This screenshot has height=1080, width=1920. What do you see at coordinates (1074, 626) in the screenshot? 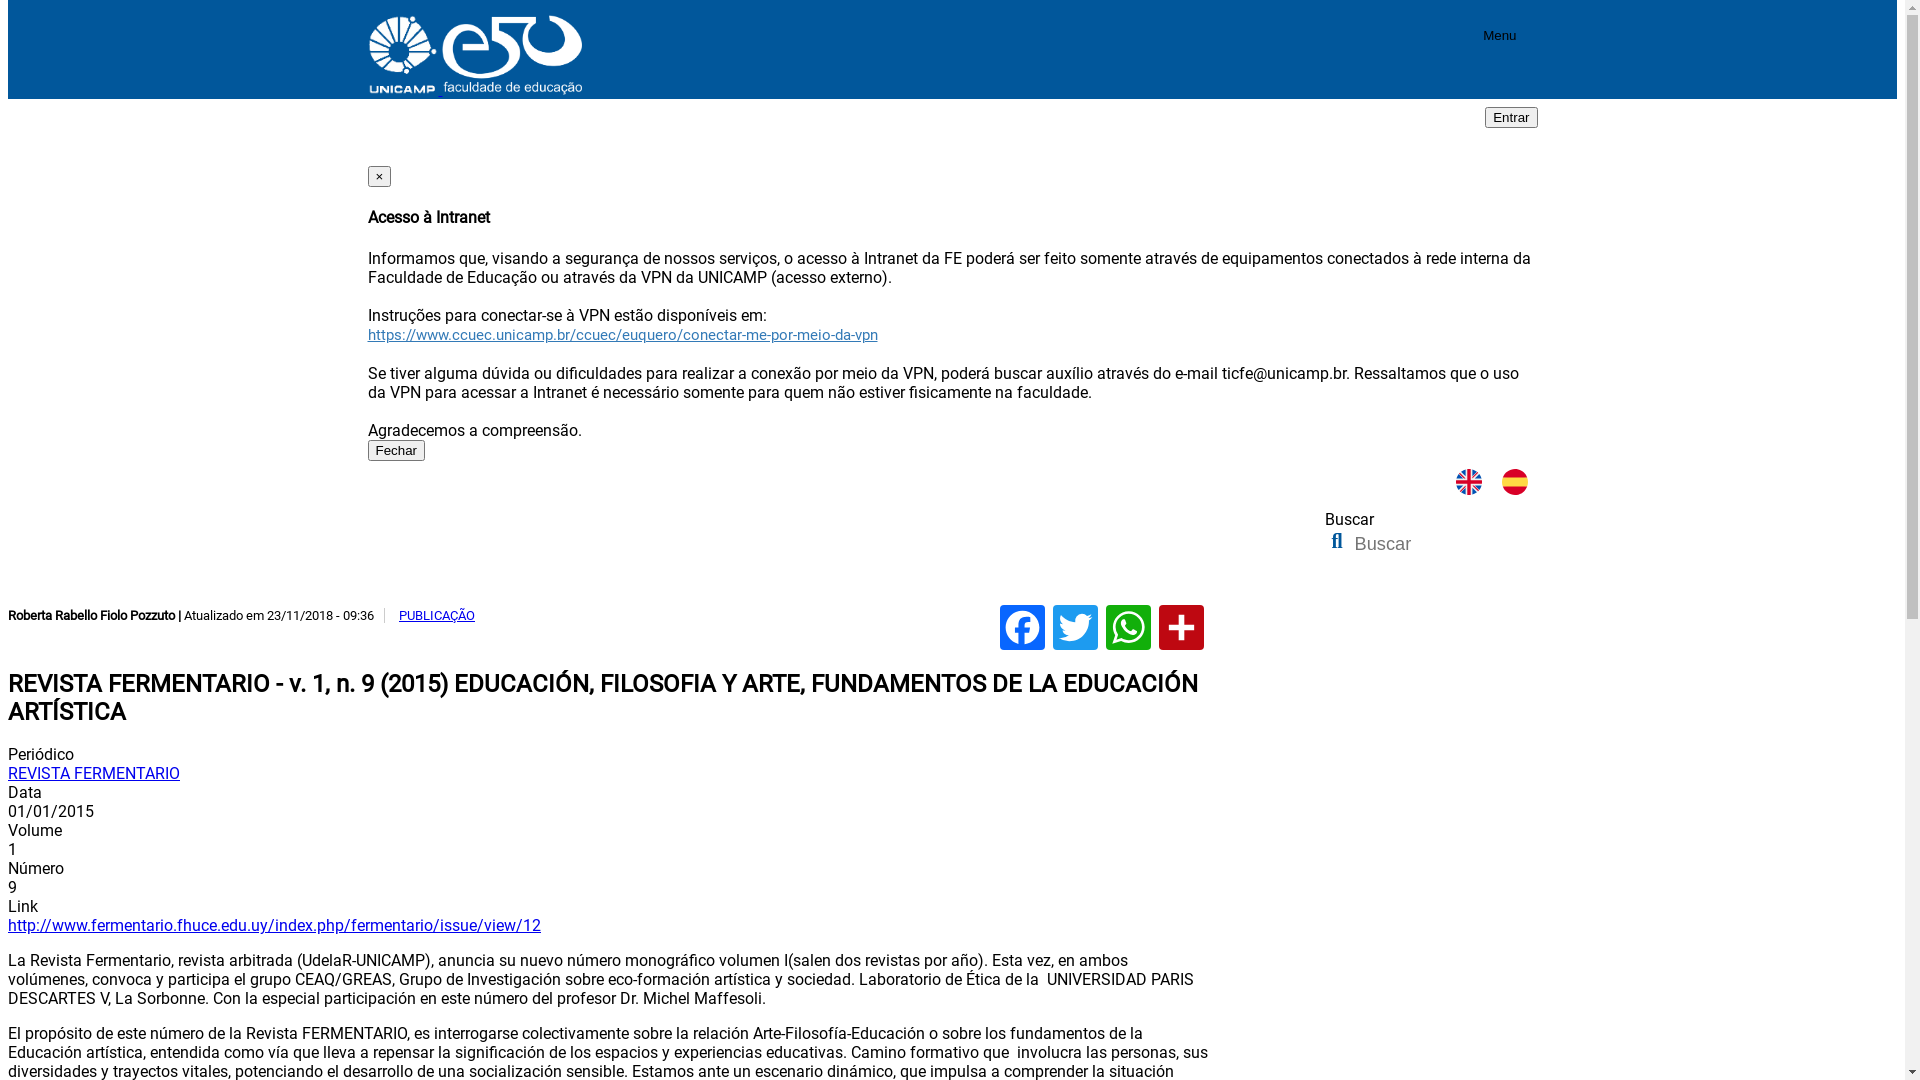
I see `'Twitter'` at bounding box center [1074, 626].